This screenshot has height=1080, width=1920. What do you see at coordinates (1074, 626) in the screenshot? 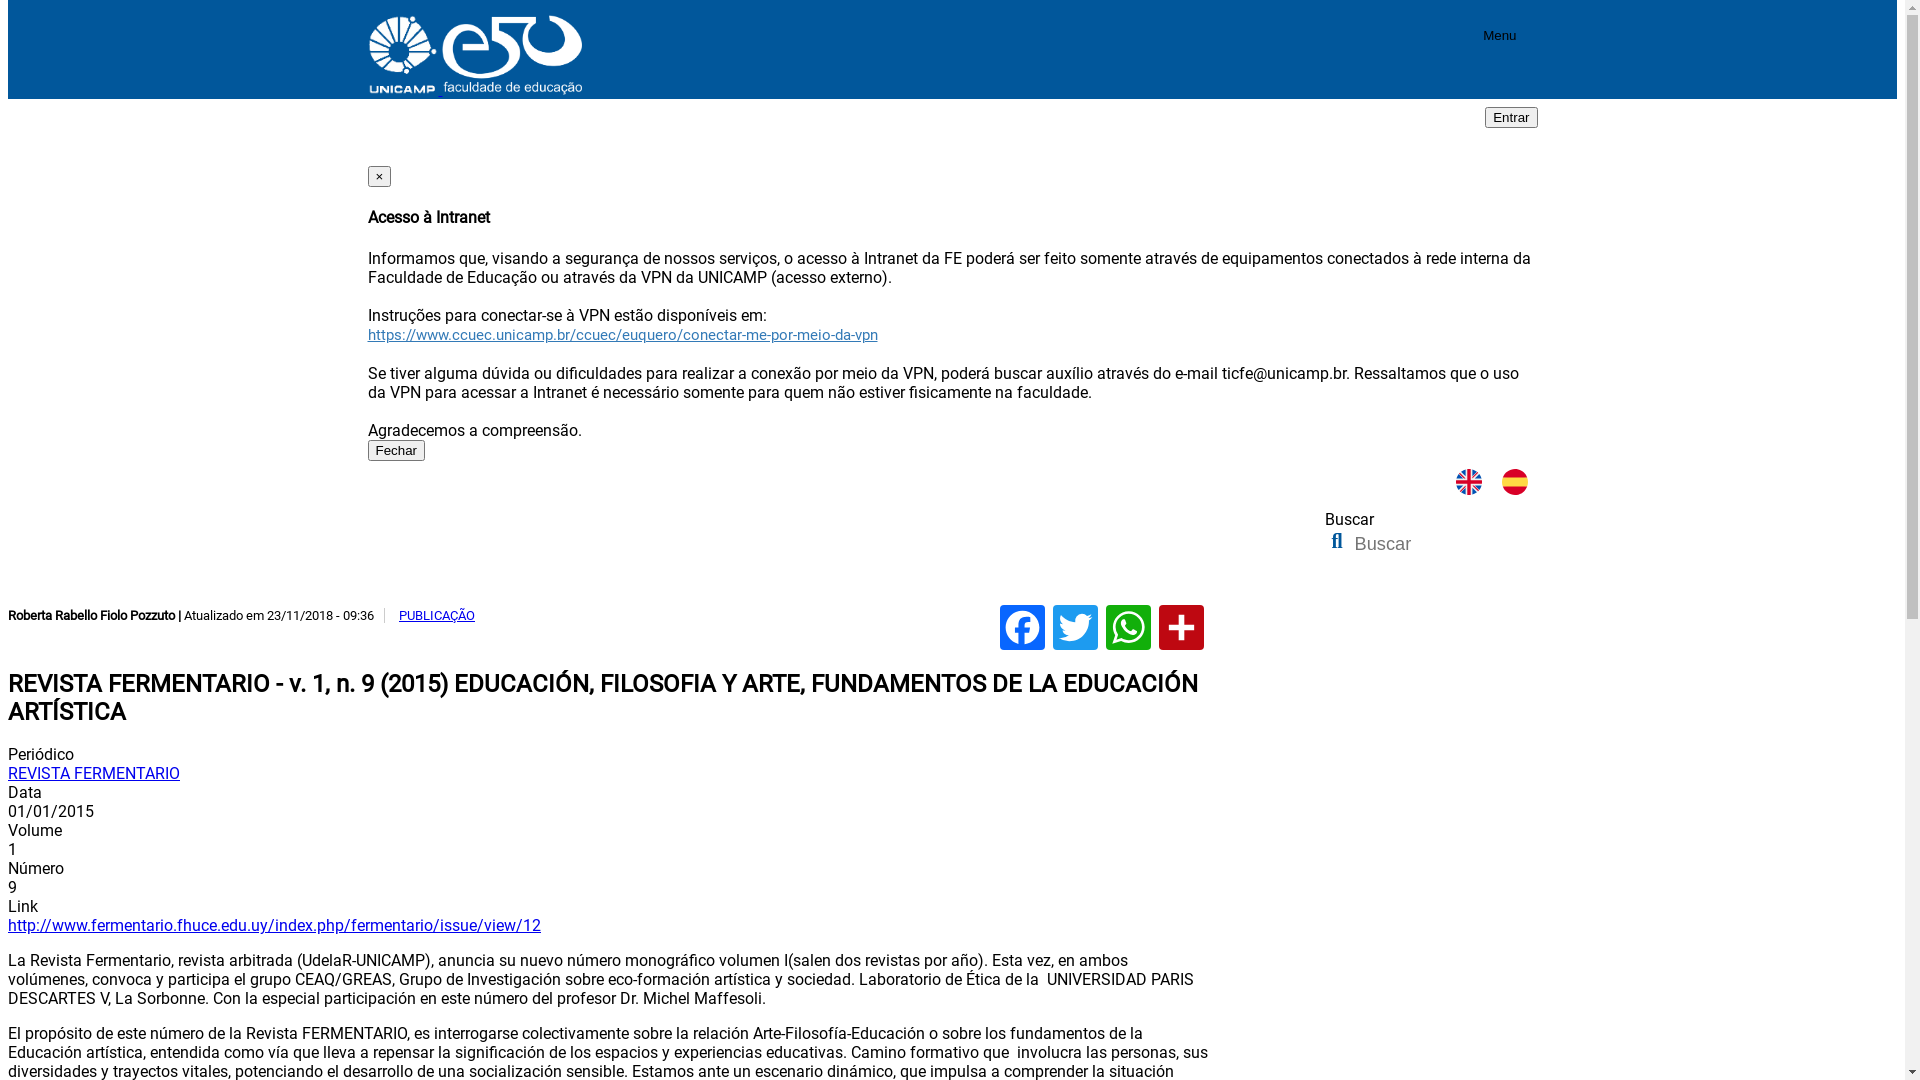
I see `'Twitter'` at bounding box center [1074, 626].